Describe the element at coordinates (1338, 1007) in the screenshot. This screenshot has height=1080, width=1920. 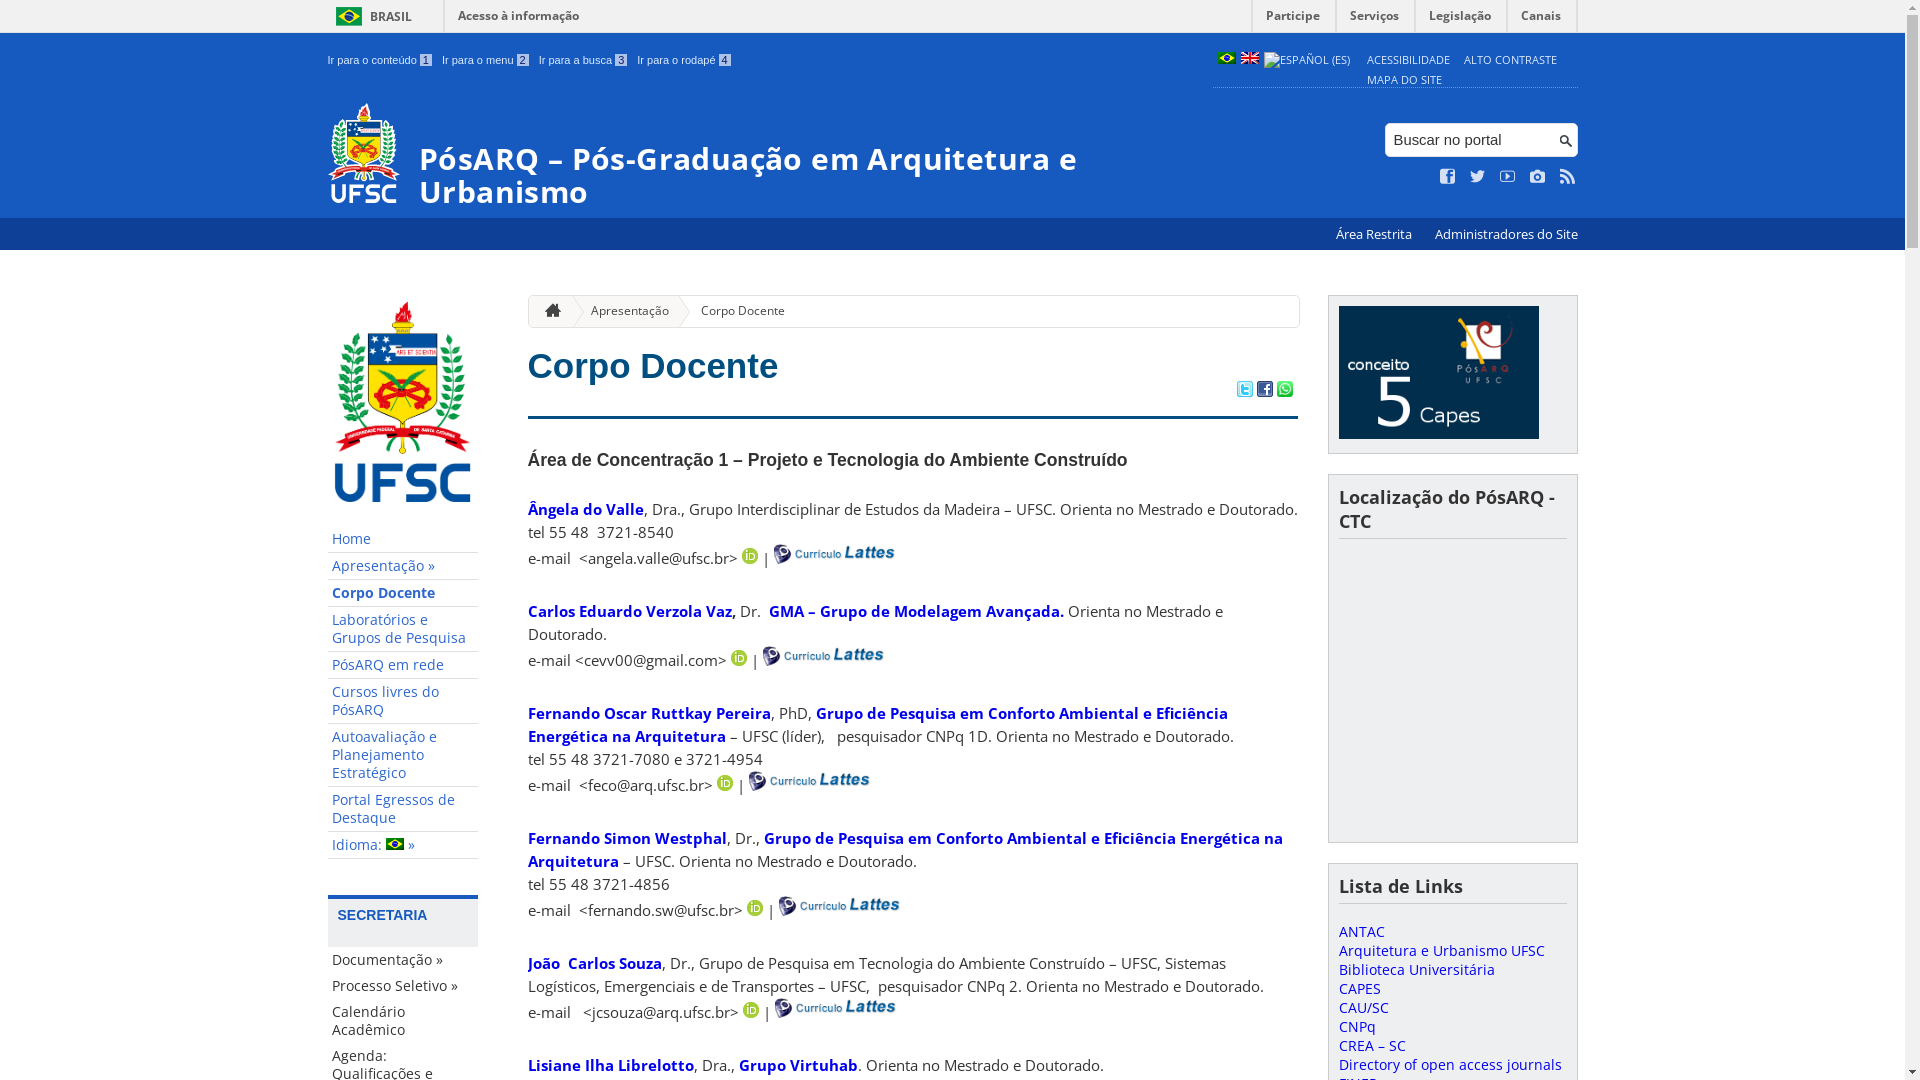
I see `'CAU/SC'` at that location.